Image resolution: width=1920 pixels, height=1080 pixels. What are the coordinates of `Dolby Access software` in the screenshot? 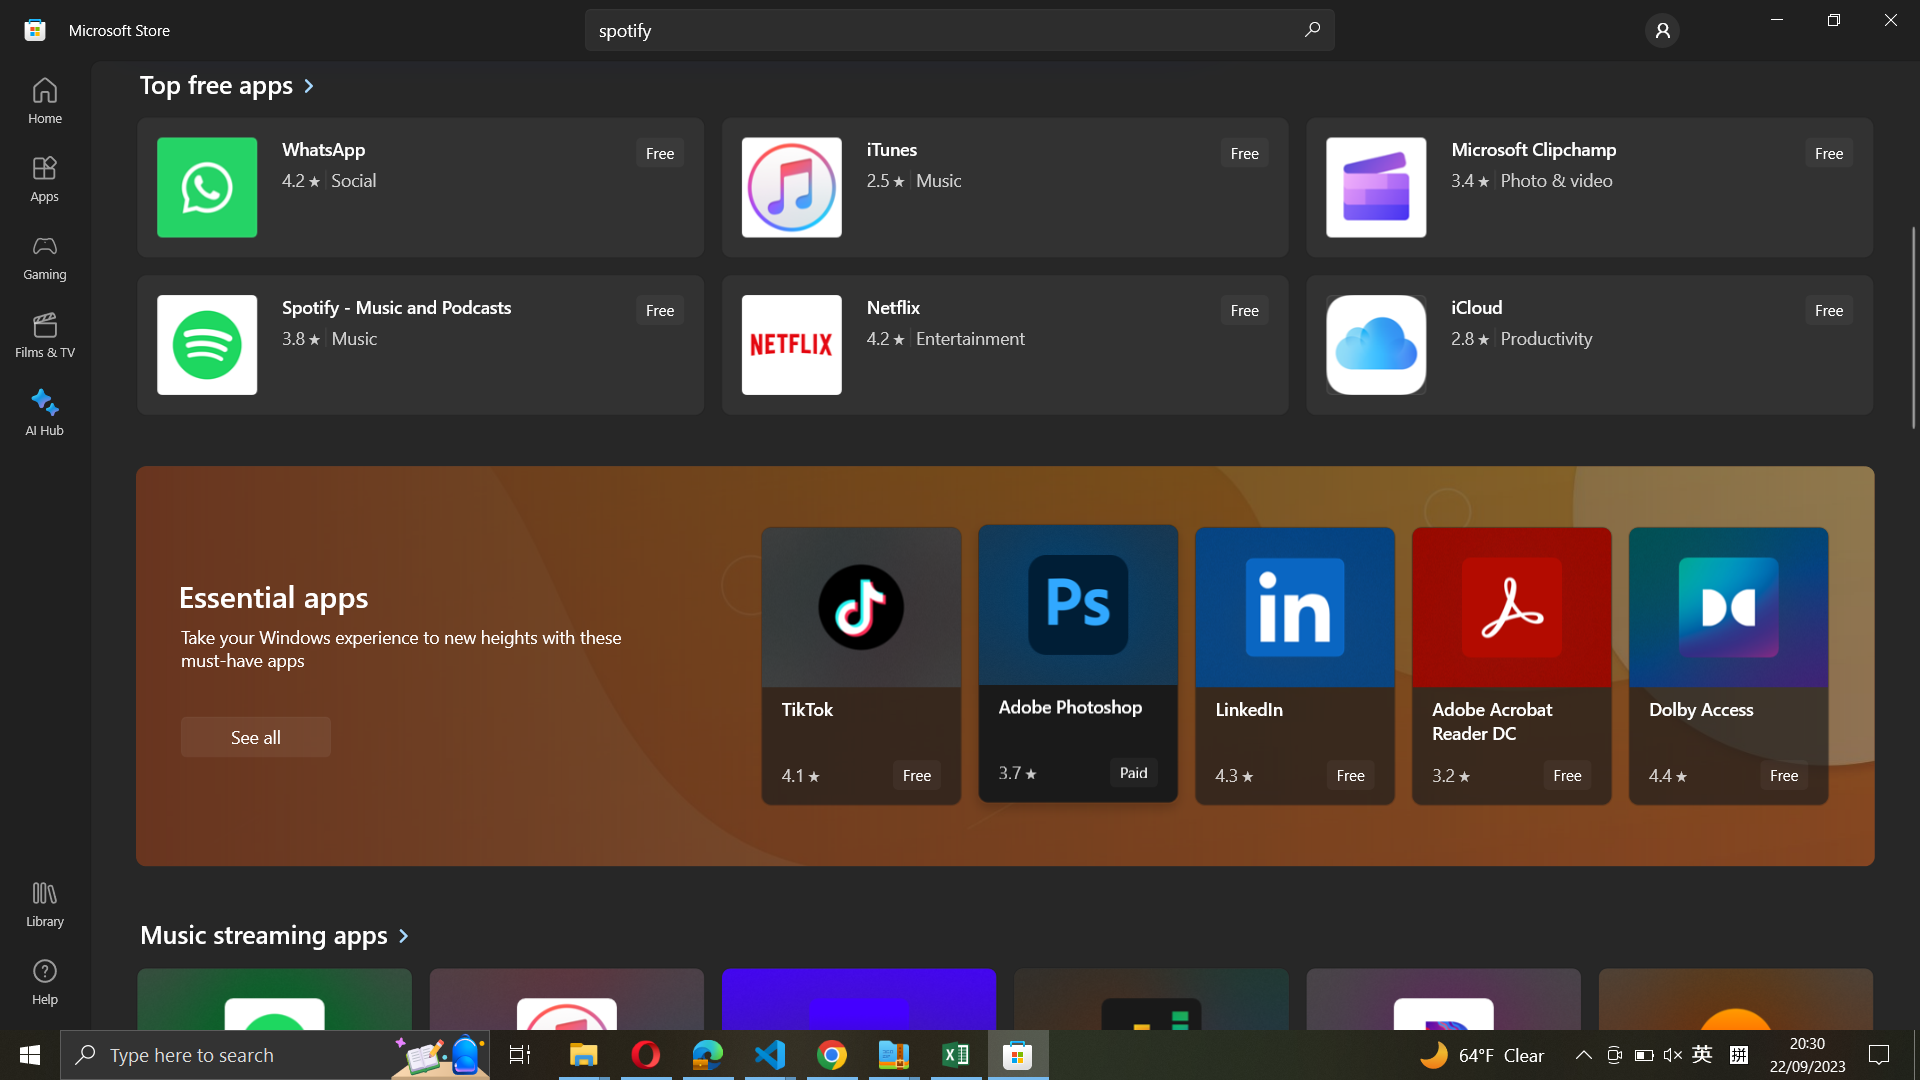 It's located at (1727, 666).